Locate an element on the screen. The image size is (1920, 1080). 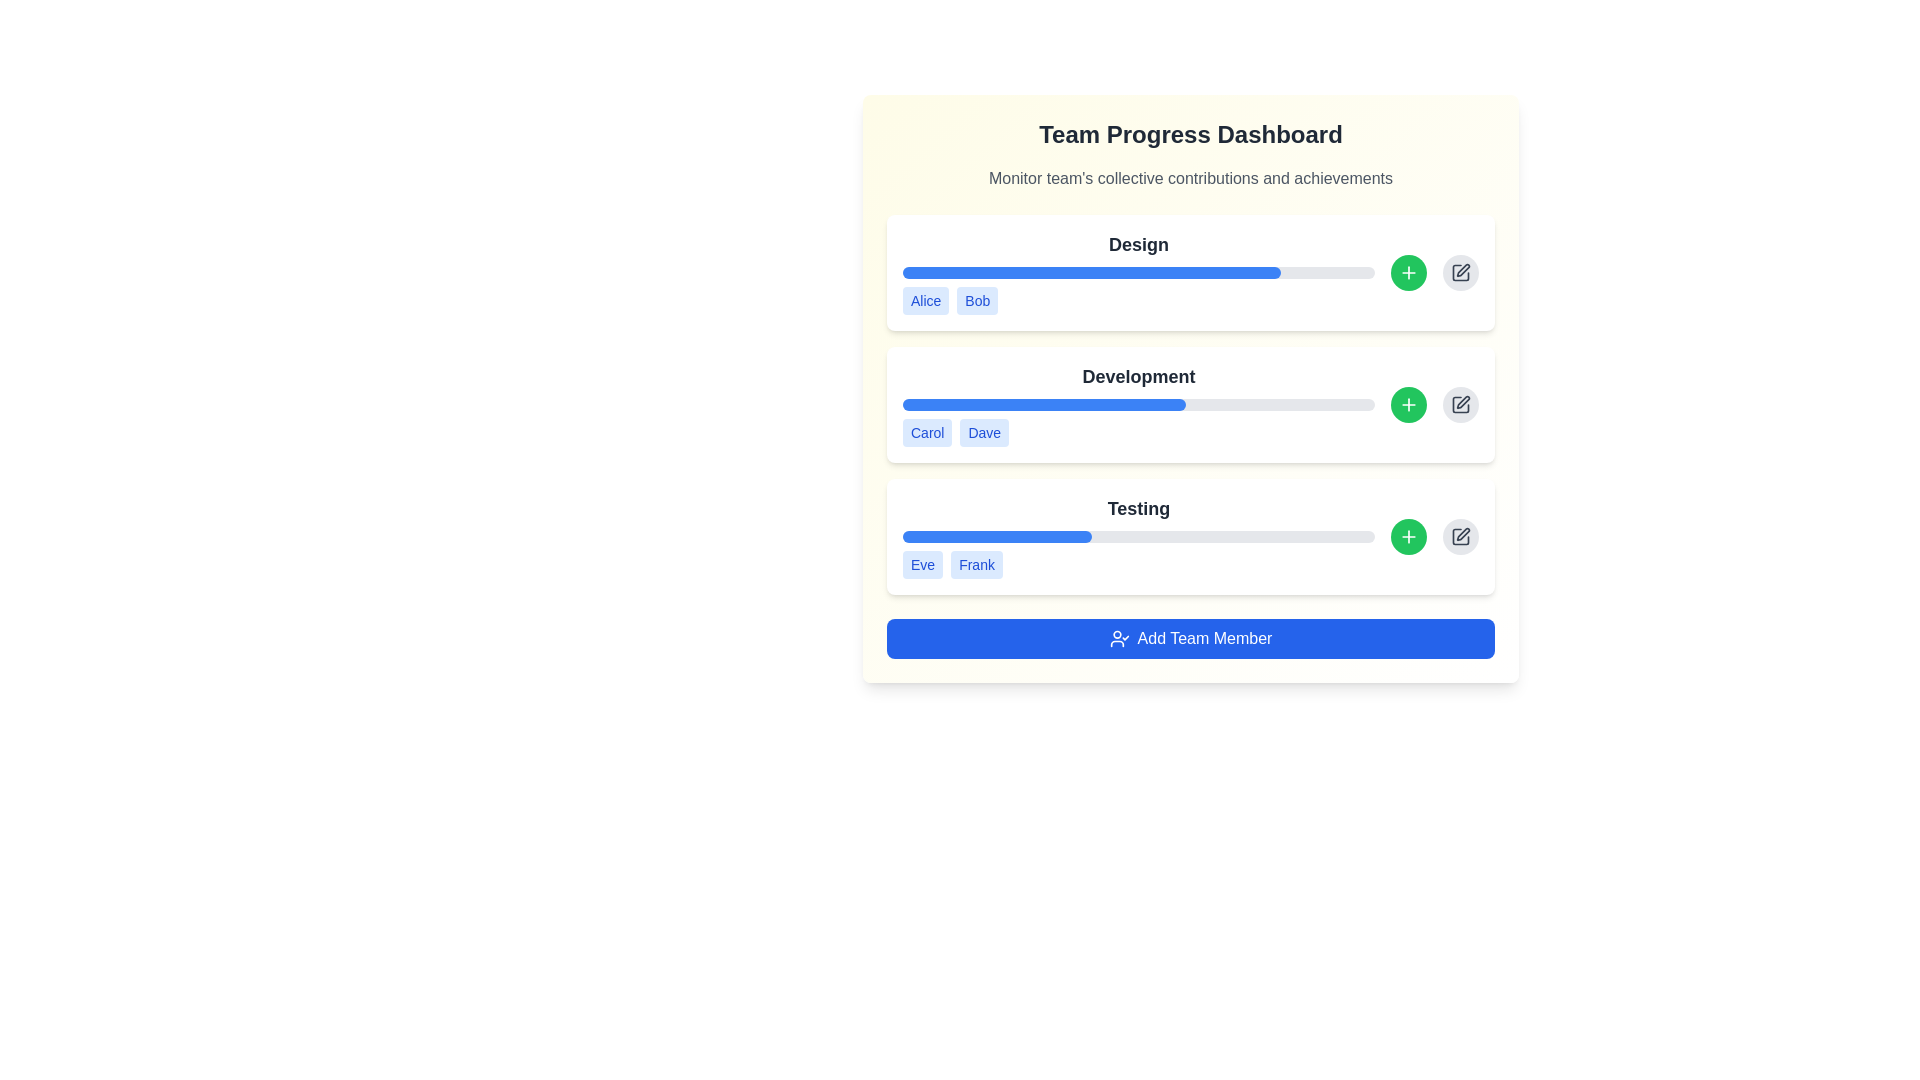
the filled portion of the progress bar indicating 80% completion under the 'Design' label is located at coordinates (1090, 273).